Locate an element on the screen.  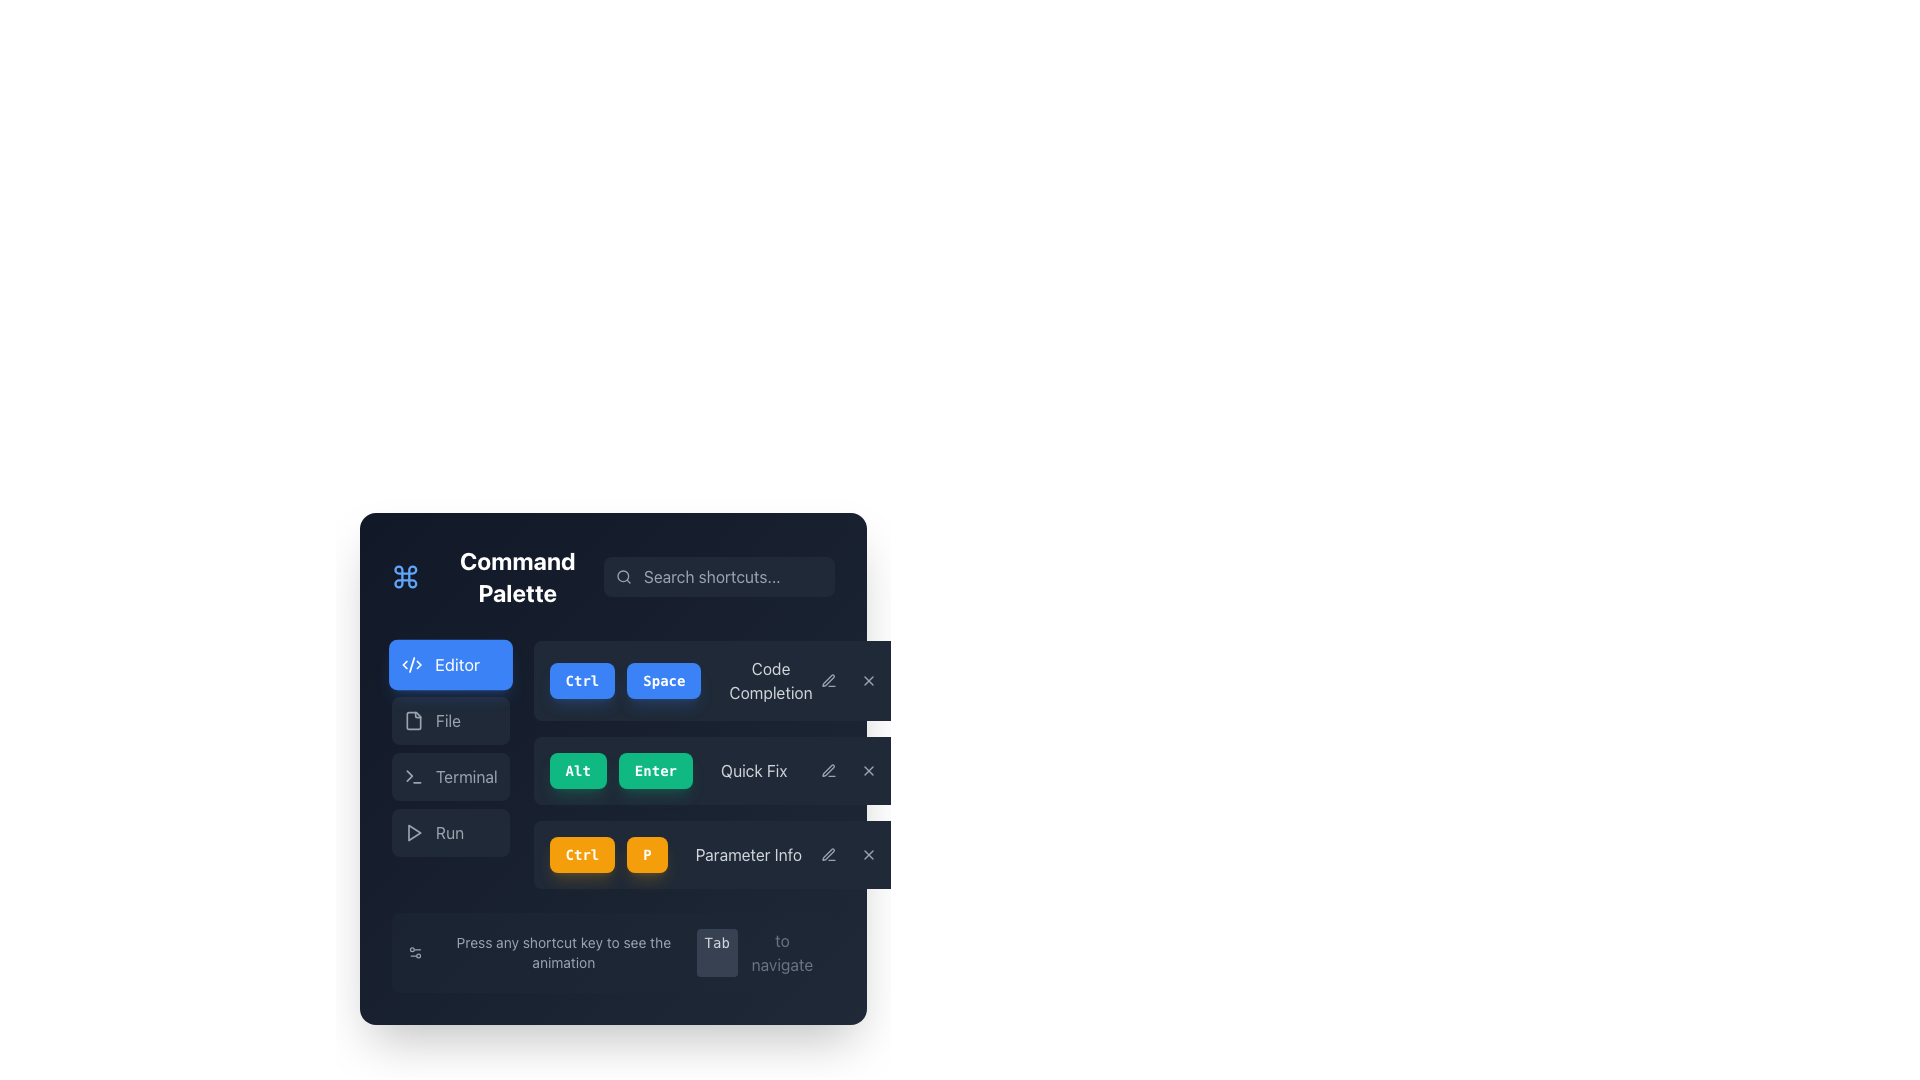
the Interactive icon button (pen icon) located at the rightmost side of the 'Parameter Info' row in the command palette interface to change its appearance is located at coordinates (828, 855).